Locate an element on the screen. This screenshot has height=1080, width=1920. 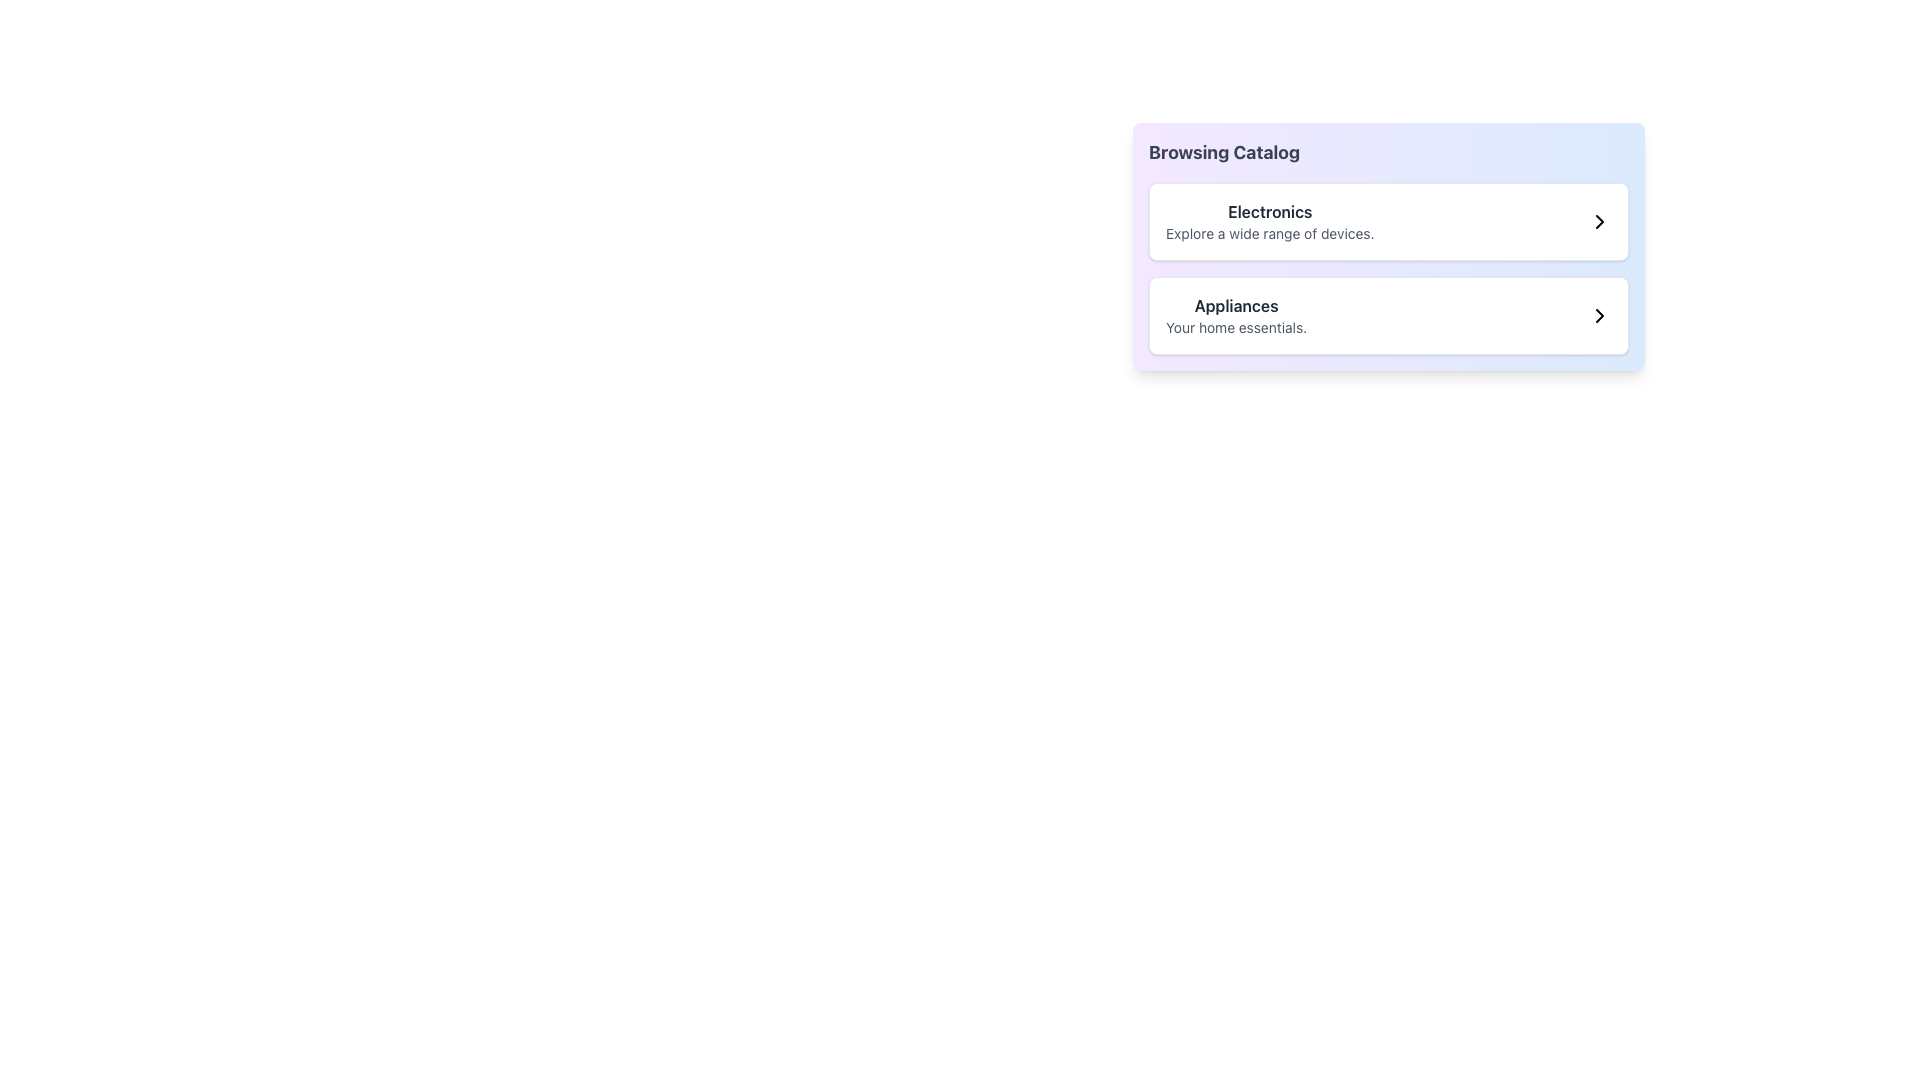
the 'Electronics' text label styled in bold dark gray, located at the top of its card-like layout in the first row of the vertical list is located at coordinates (1269, 212).